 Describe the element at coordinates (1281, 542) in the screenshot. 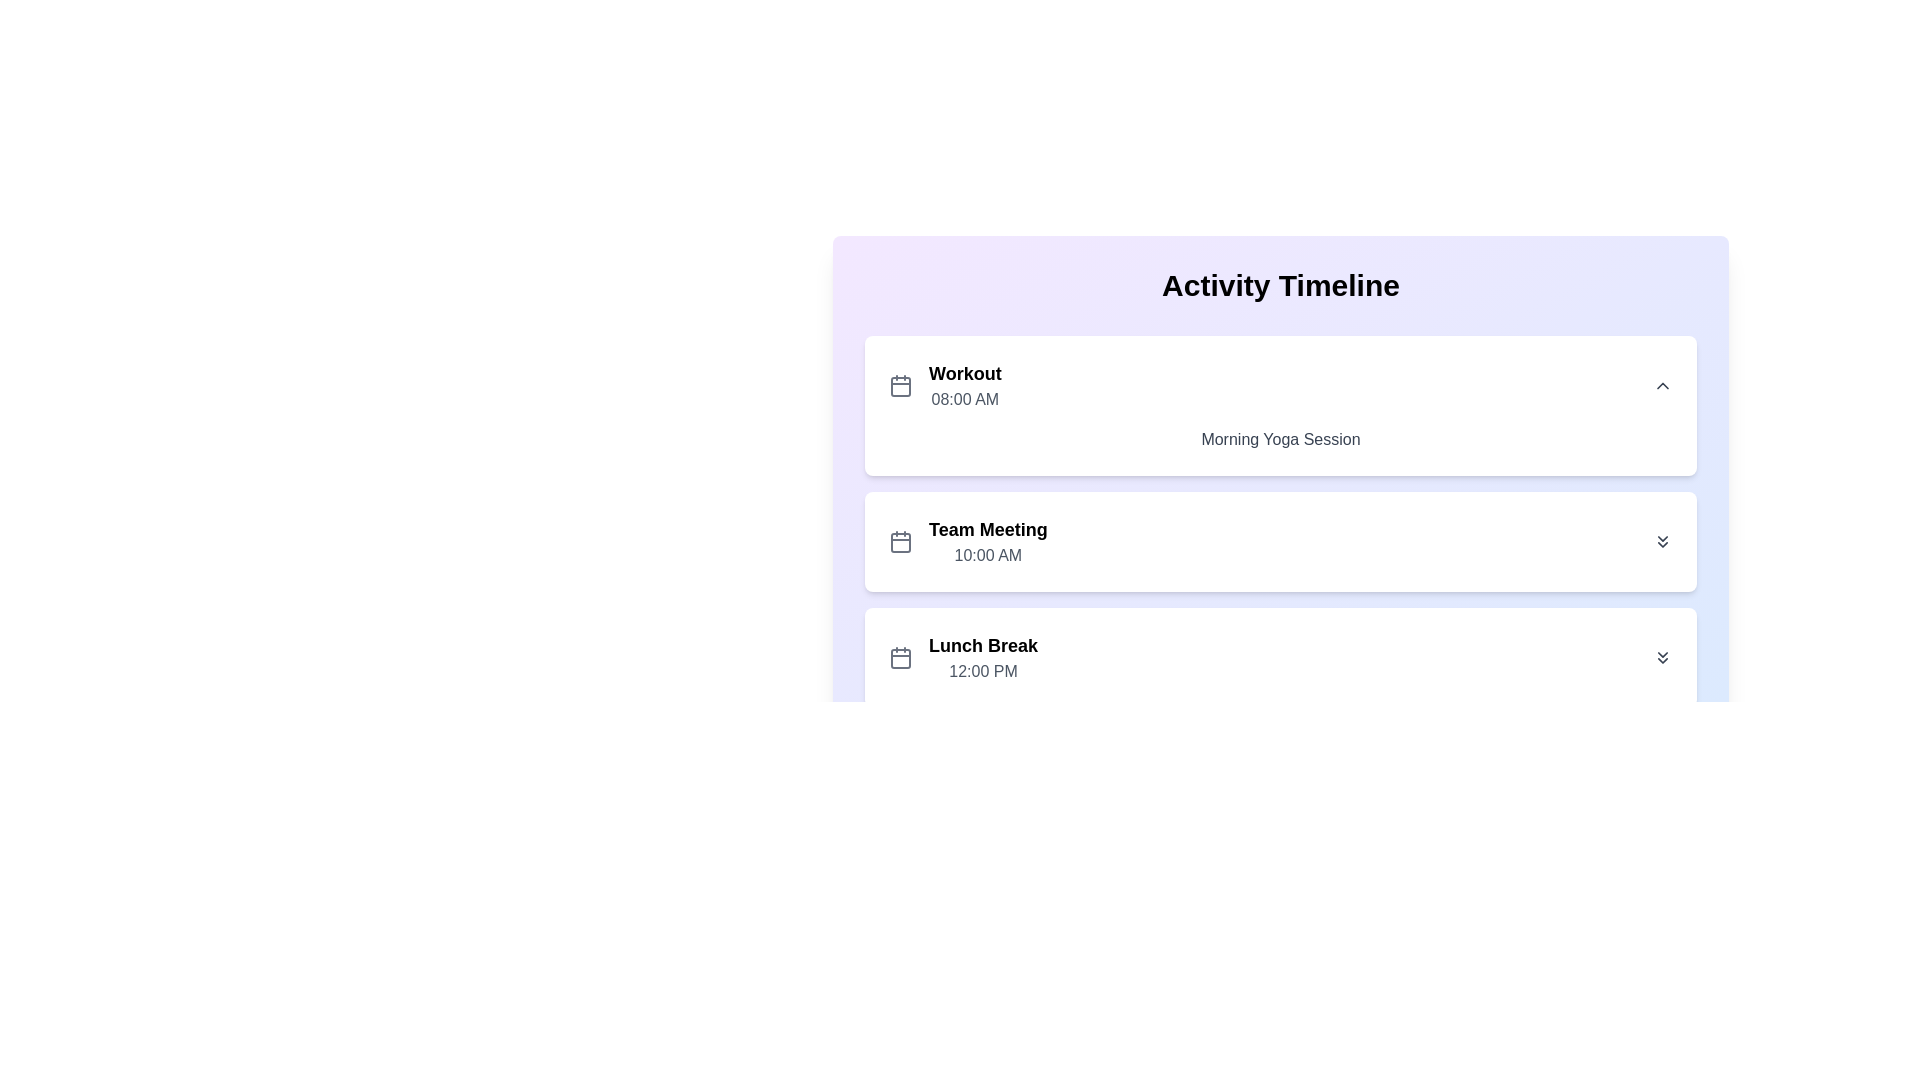

I see `the 'Team Meeting' schedule entry` at that location.